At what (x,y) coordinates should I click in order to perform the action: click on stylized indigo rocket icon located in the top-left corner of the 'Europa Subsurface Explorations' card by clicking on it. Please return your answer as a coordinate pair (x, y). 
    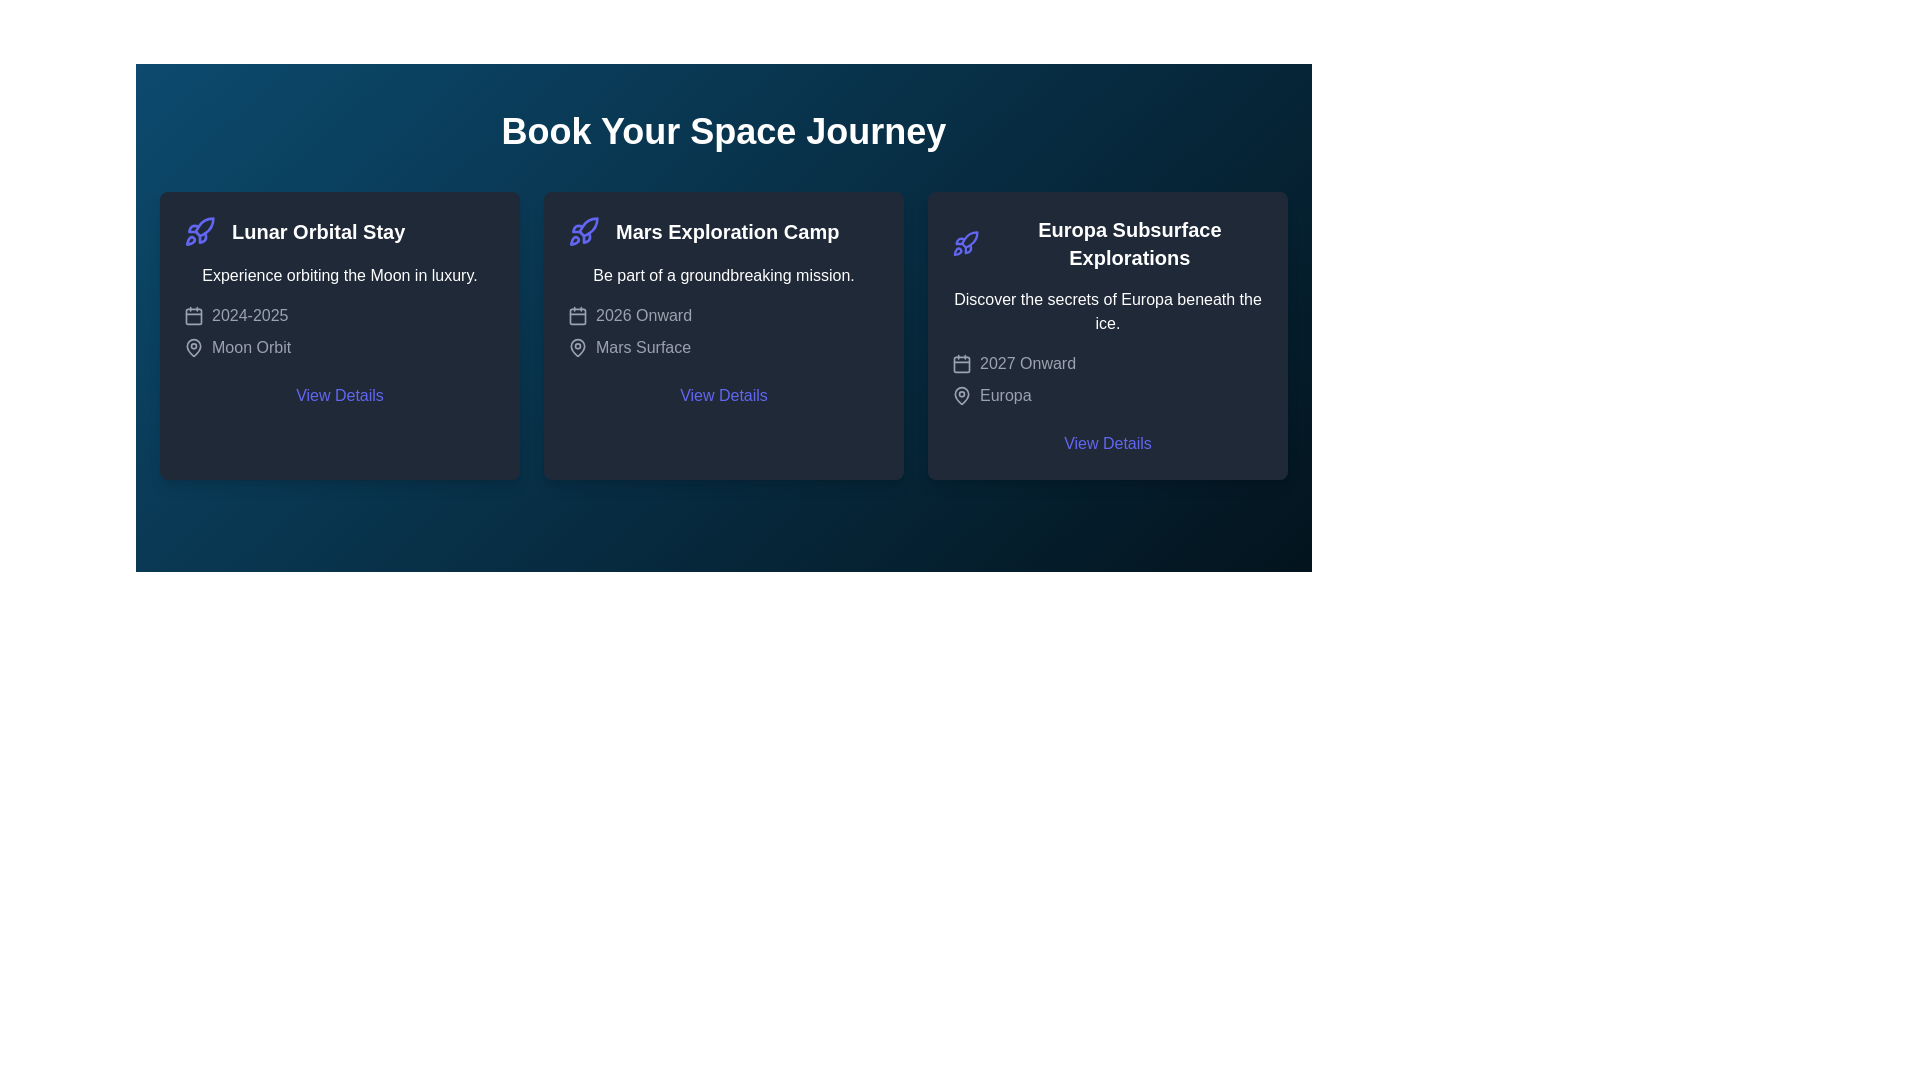
    Looking at the image, I should click on (965, 242).